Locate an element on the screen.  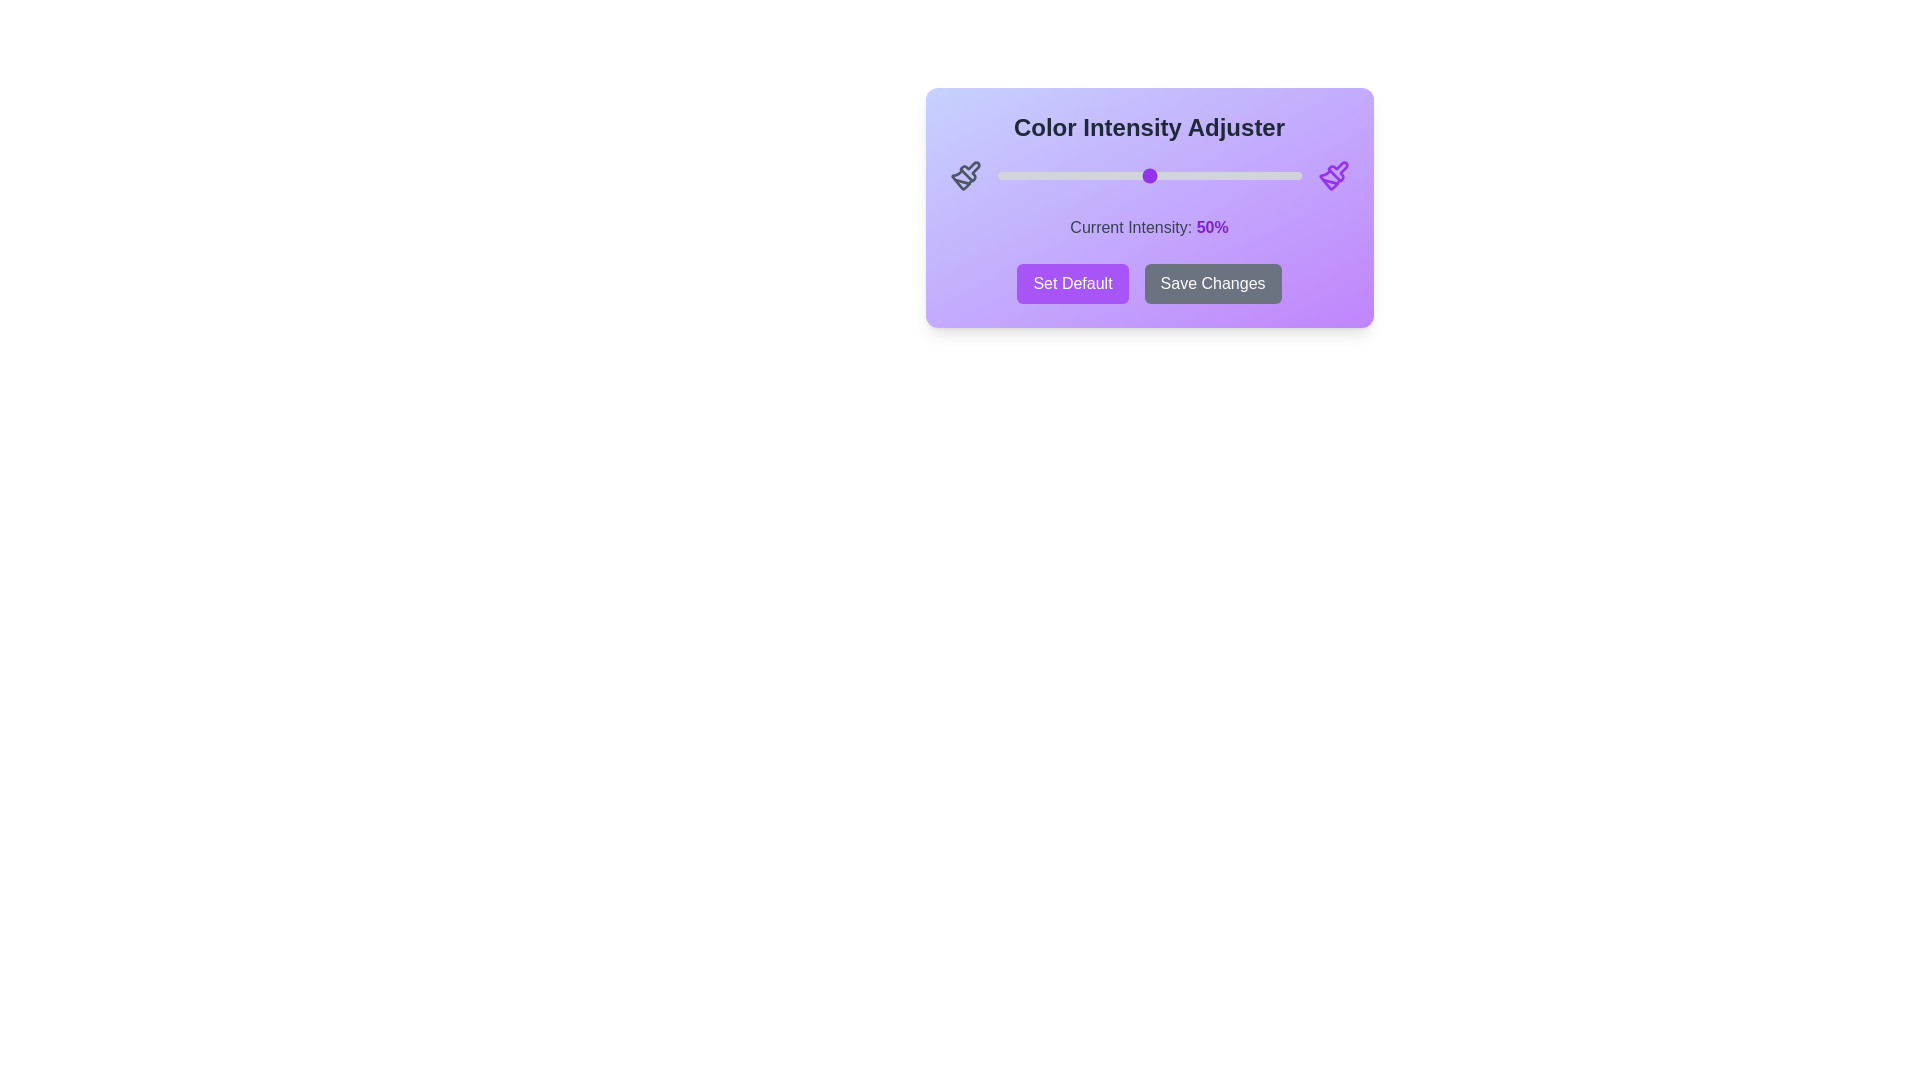
the slider to 15% to adjust the color intensity is located at coordinates (1042, 175).